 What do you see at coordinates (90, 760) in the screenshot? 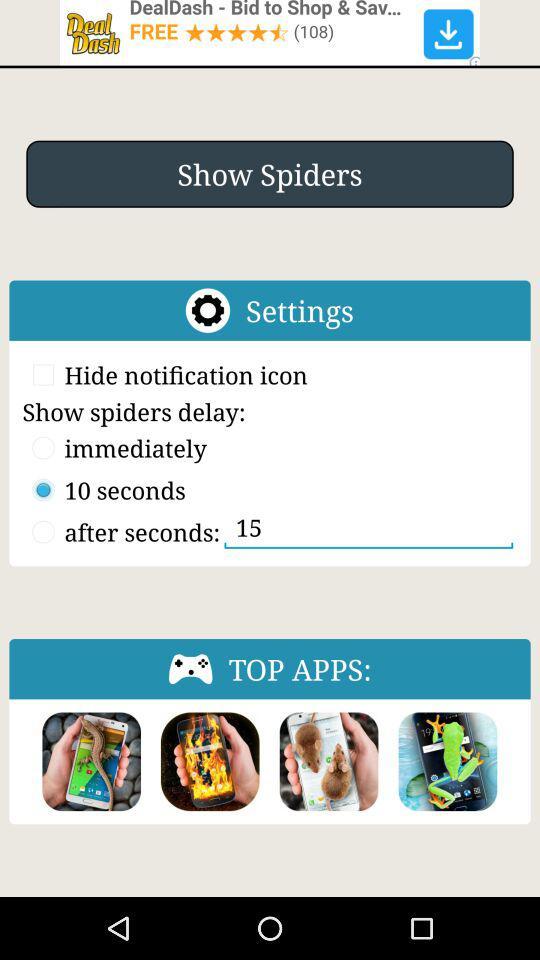
I see `click this app` at bounding box center [90, 760].